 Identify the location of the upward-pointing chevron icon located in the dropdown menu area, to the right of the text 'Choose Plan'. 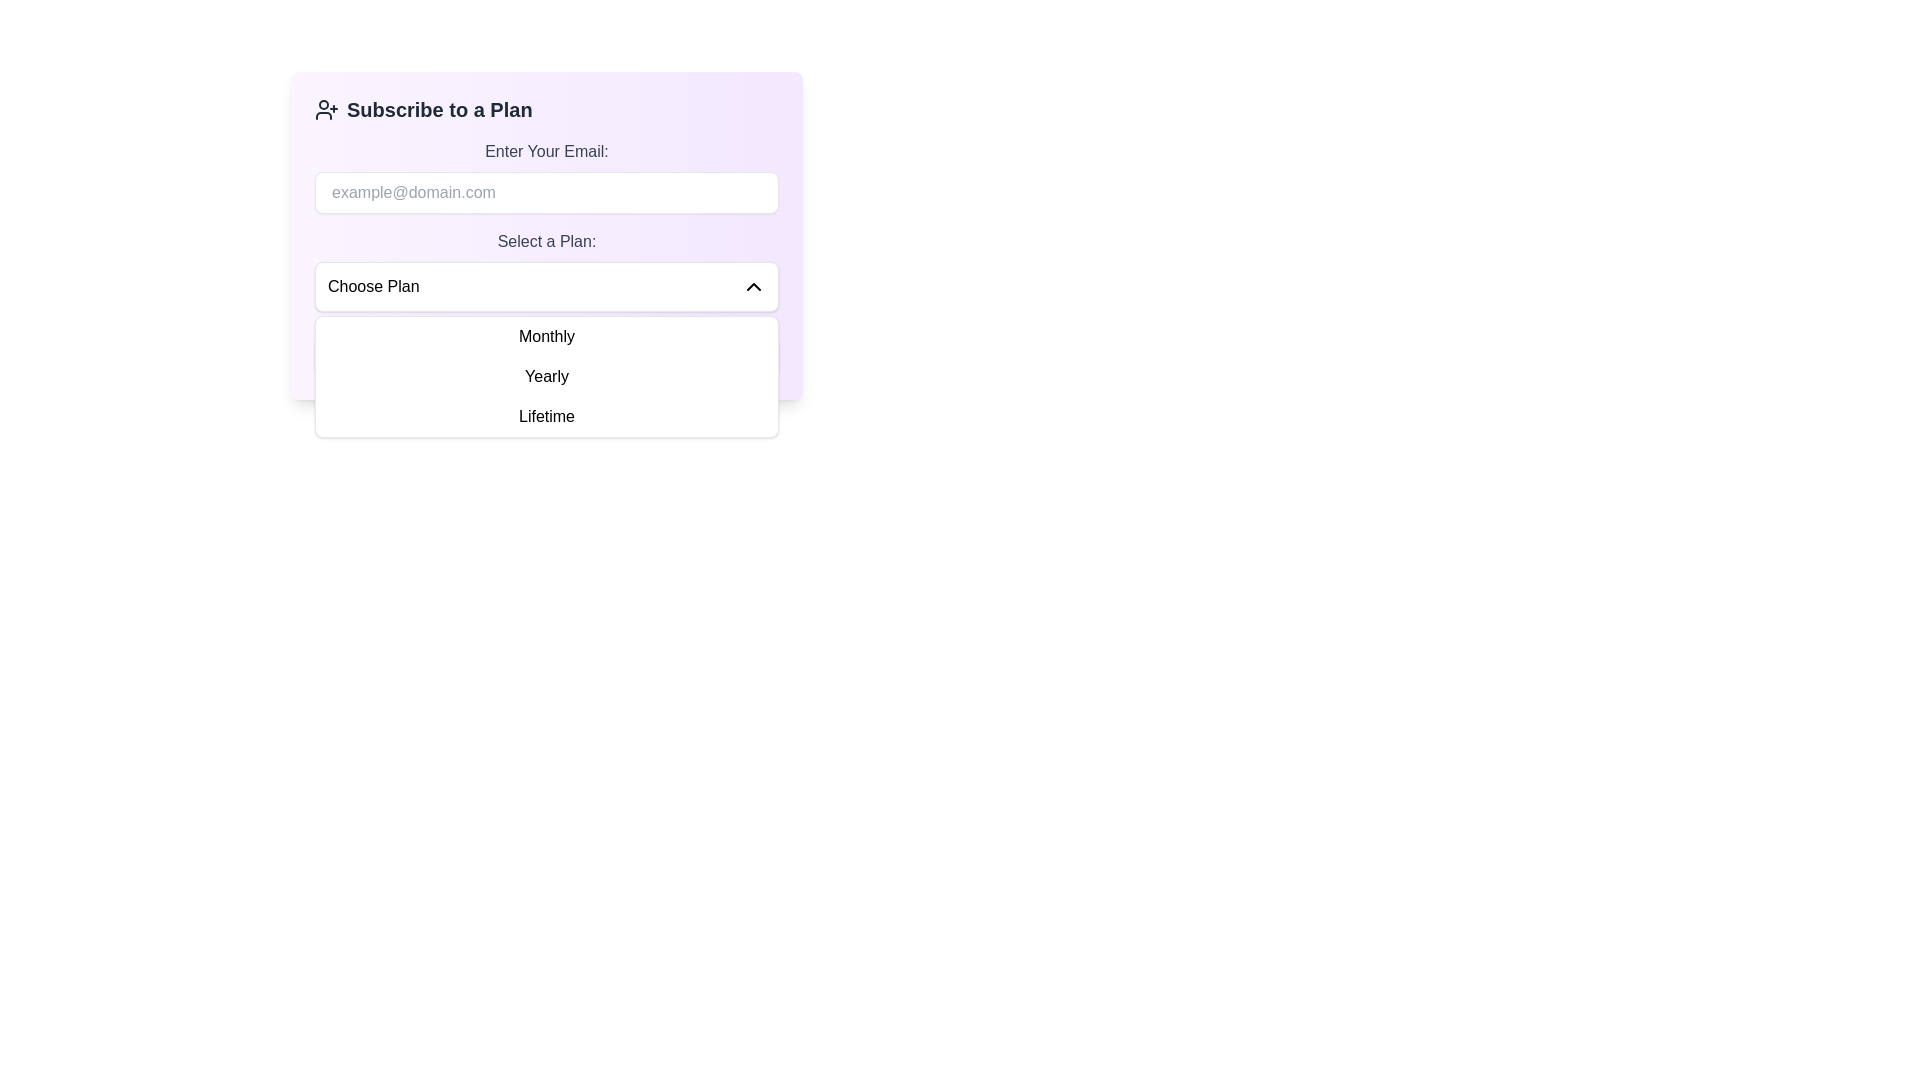
(752, 286).